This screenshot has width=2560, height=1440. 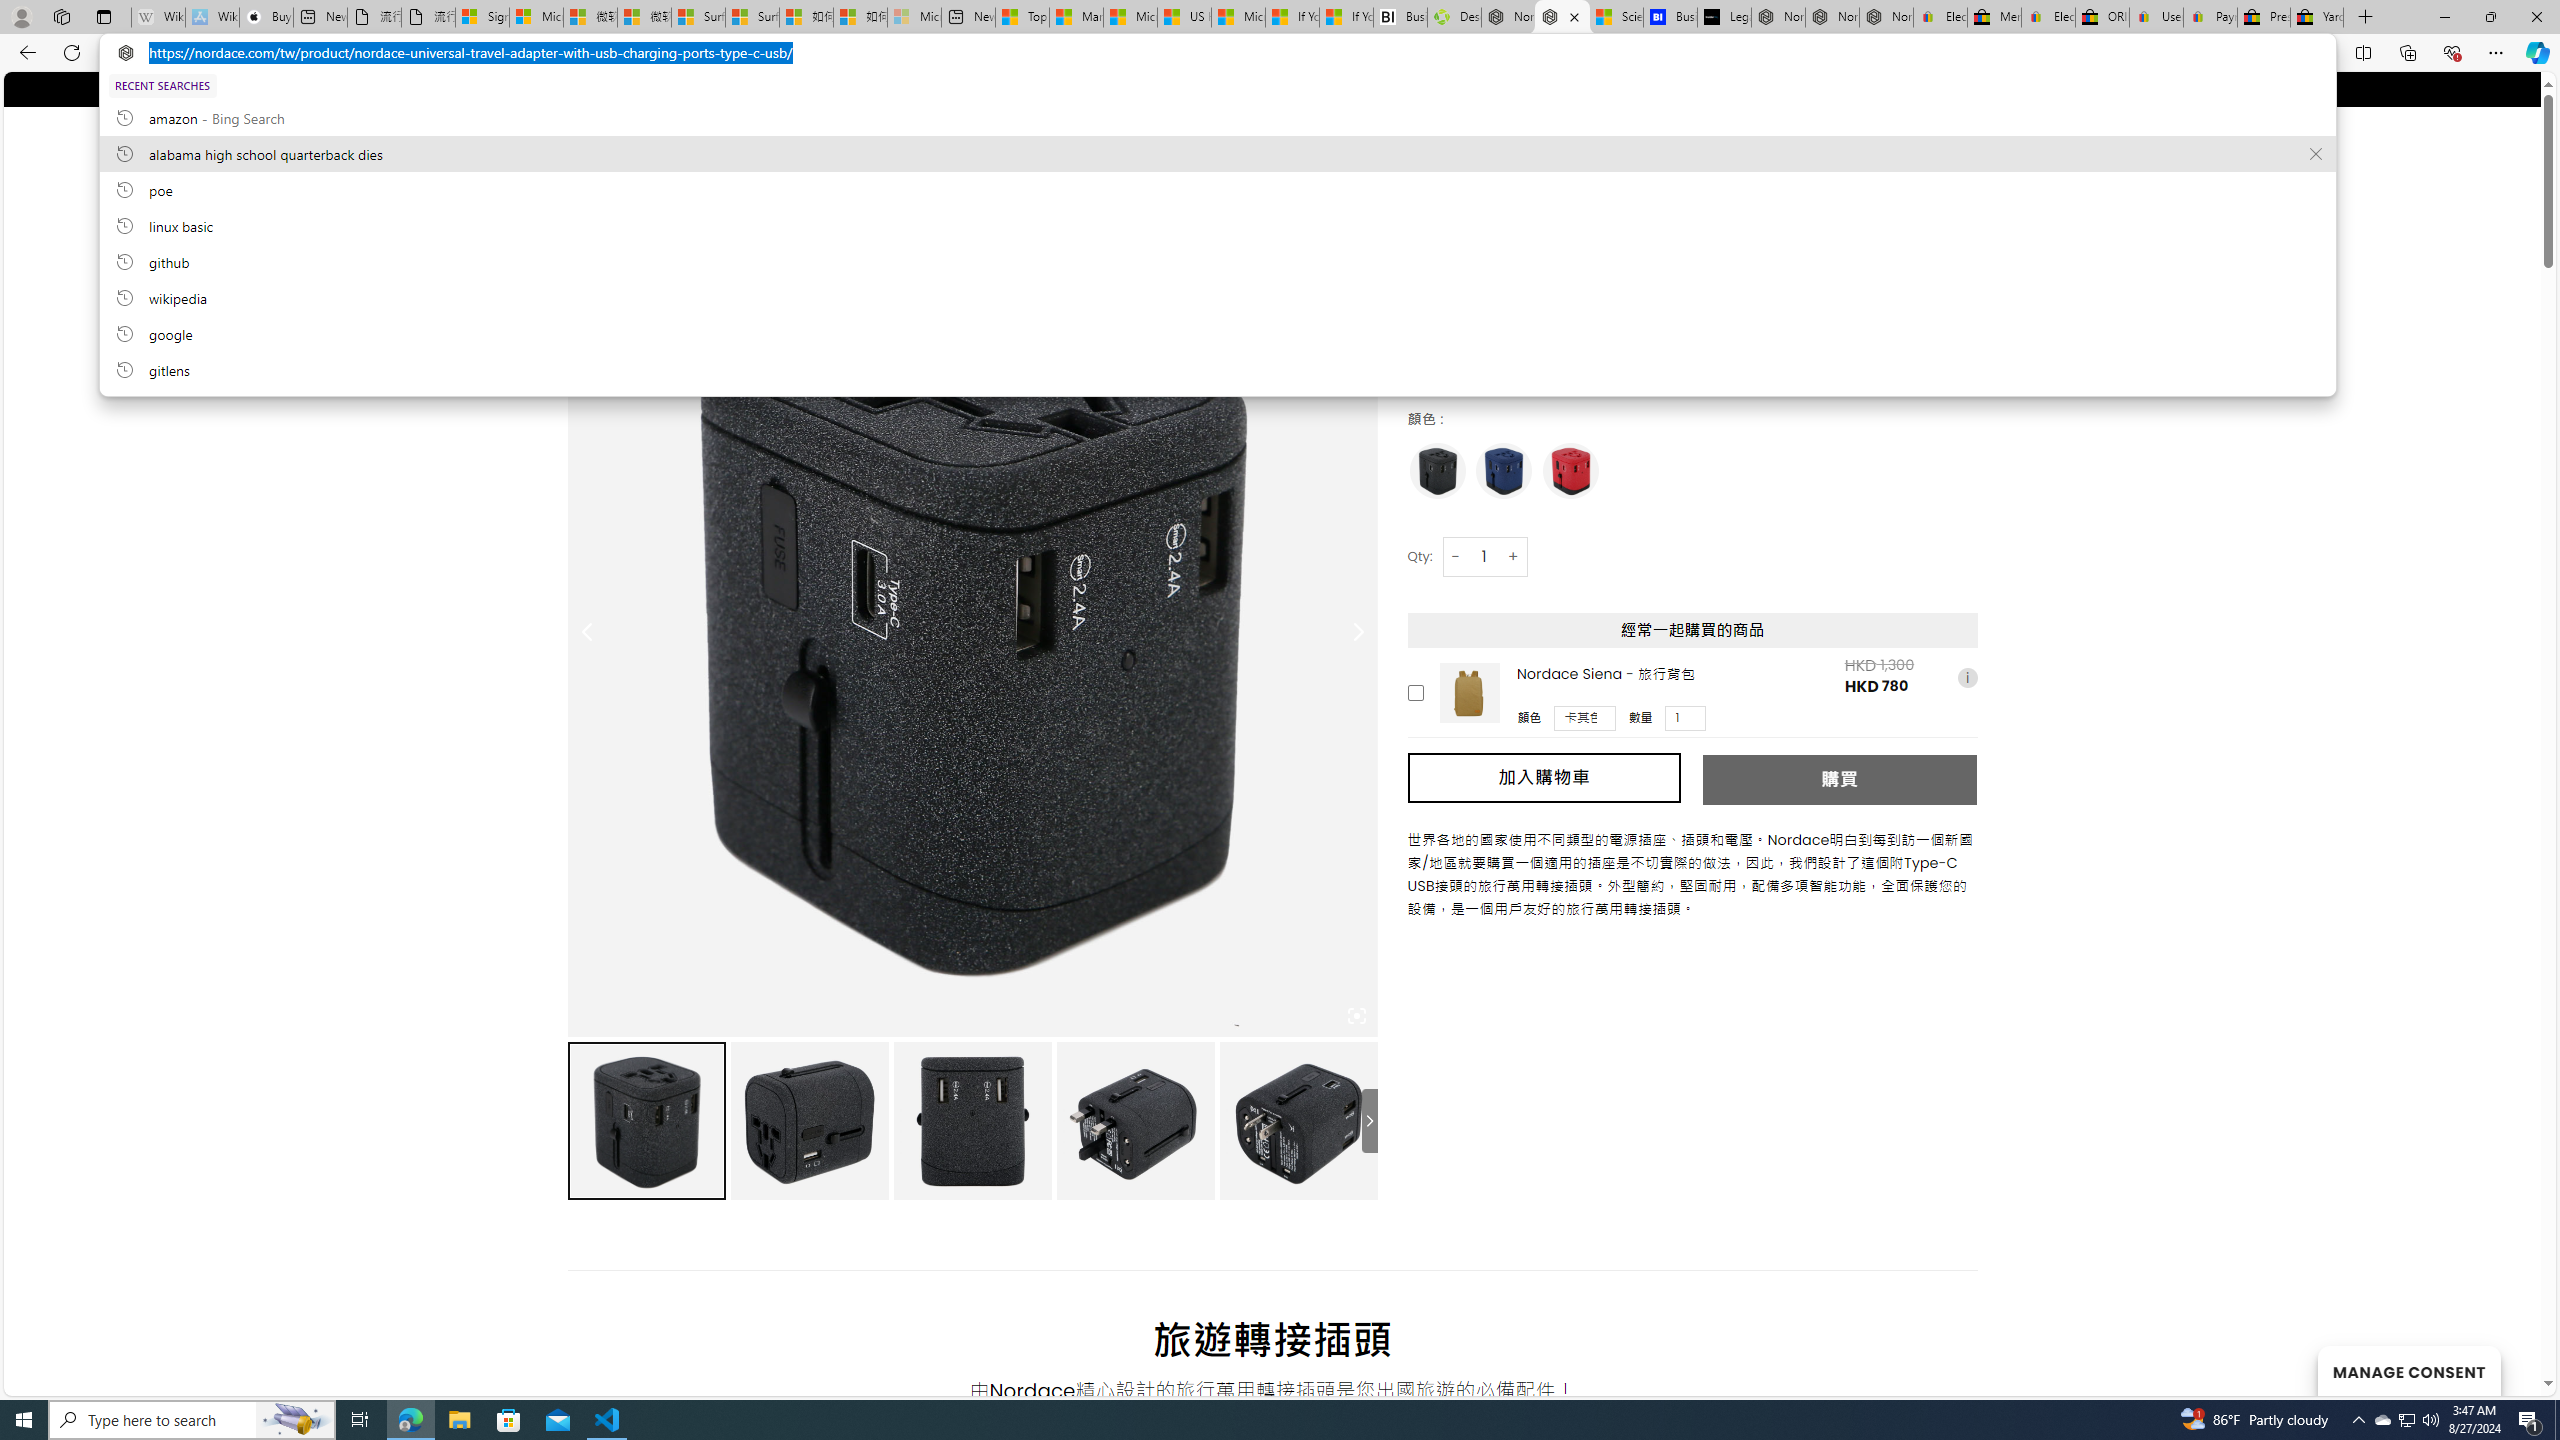 I want to click on '-', so click(x=1455, y=555).